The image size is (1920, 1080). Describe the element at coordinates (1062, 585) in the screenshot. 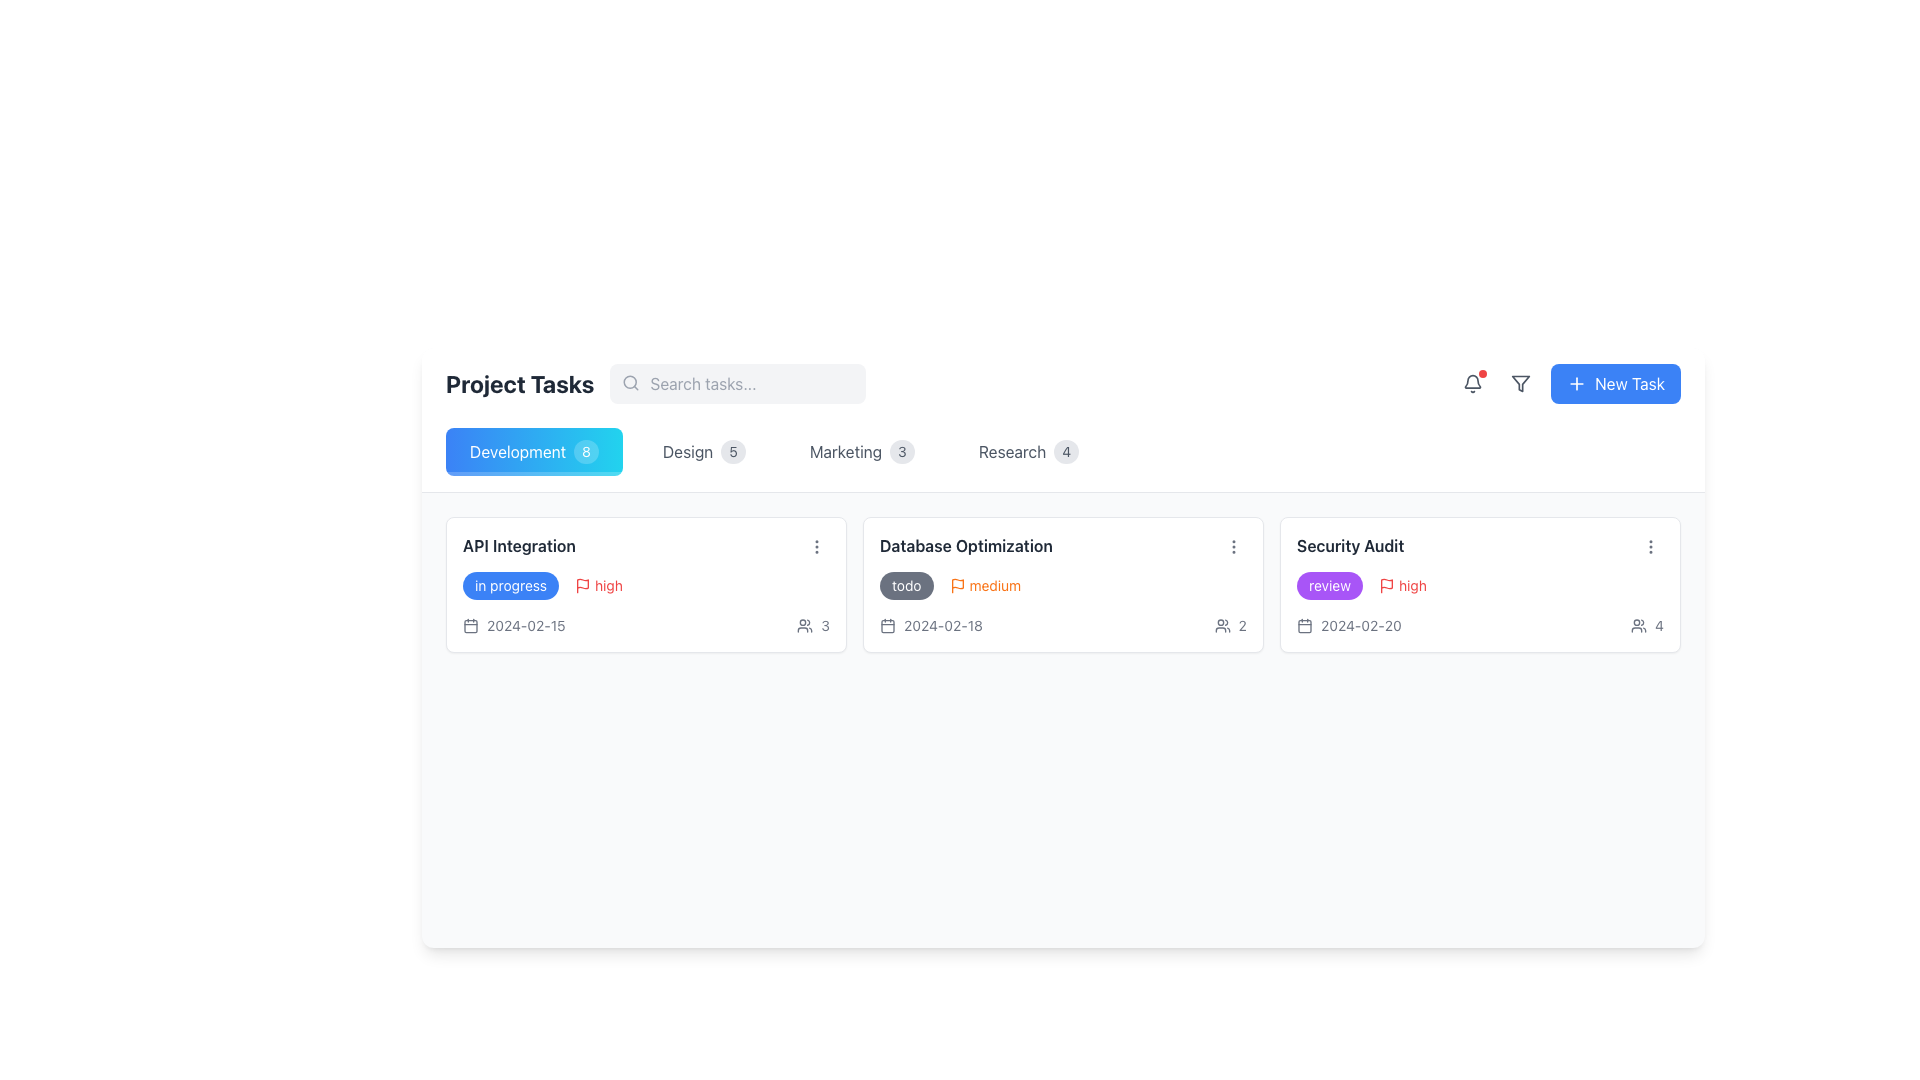

I see `the interactive card representing a task` at that location.